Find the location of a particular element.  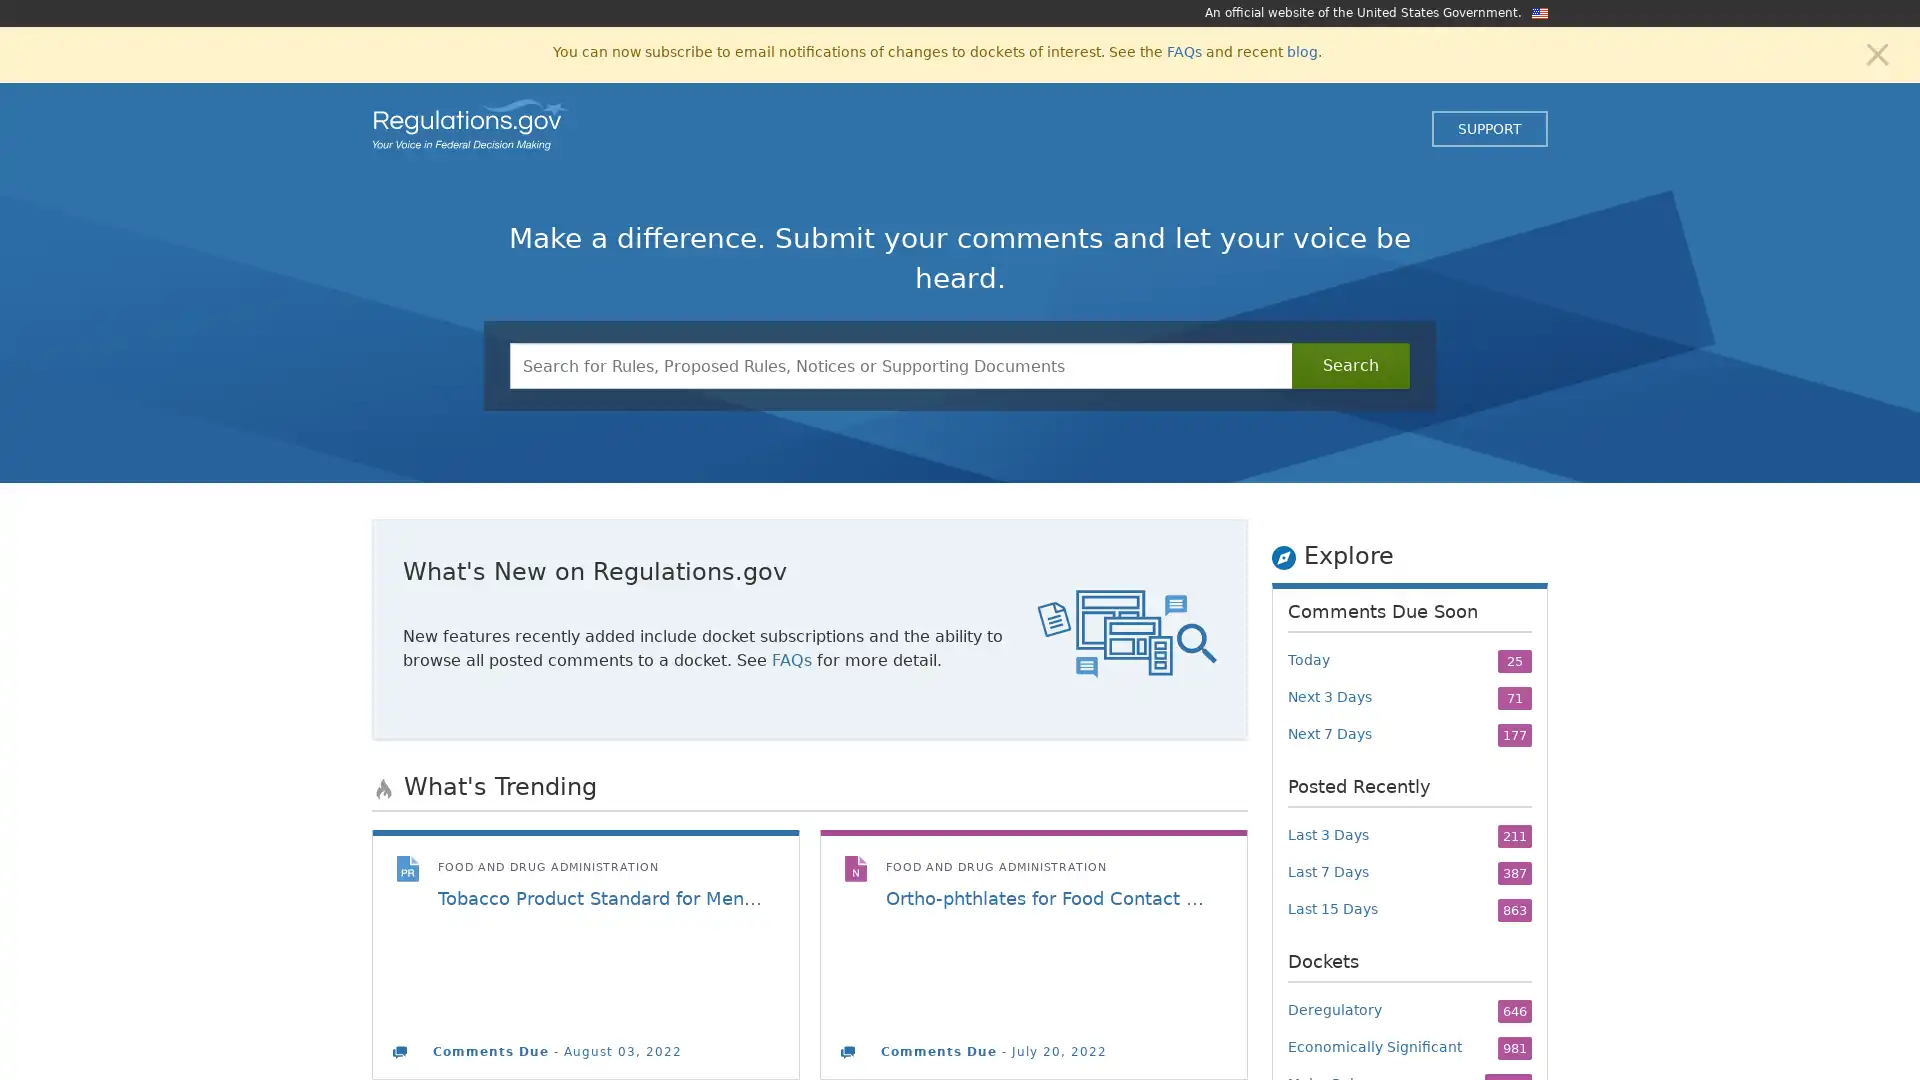

Close is located at coordinates (1876, 52).